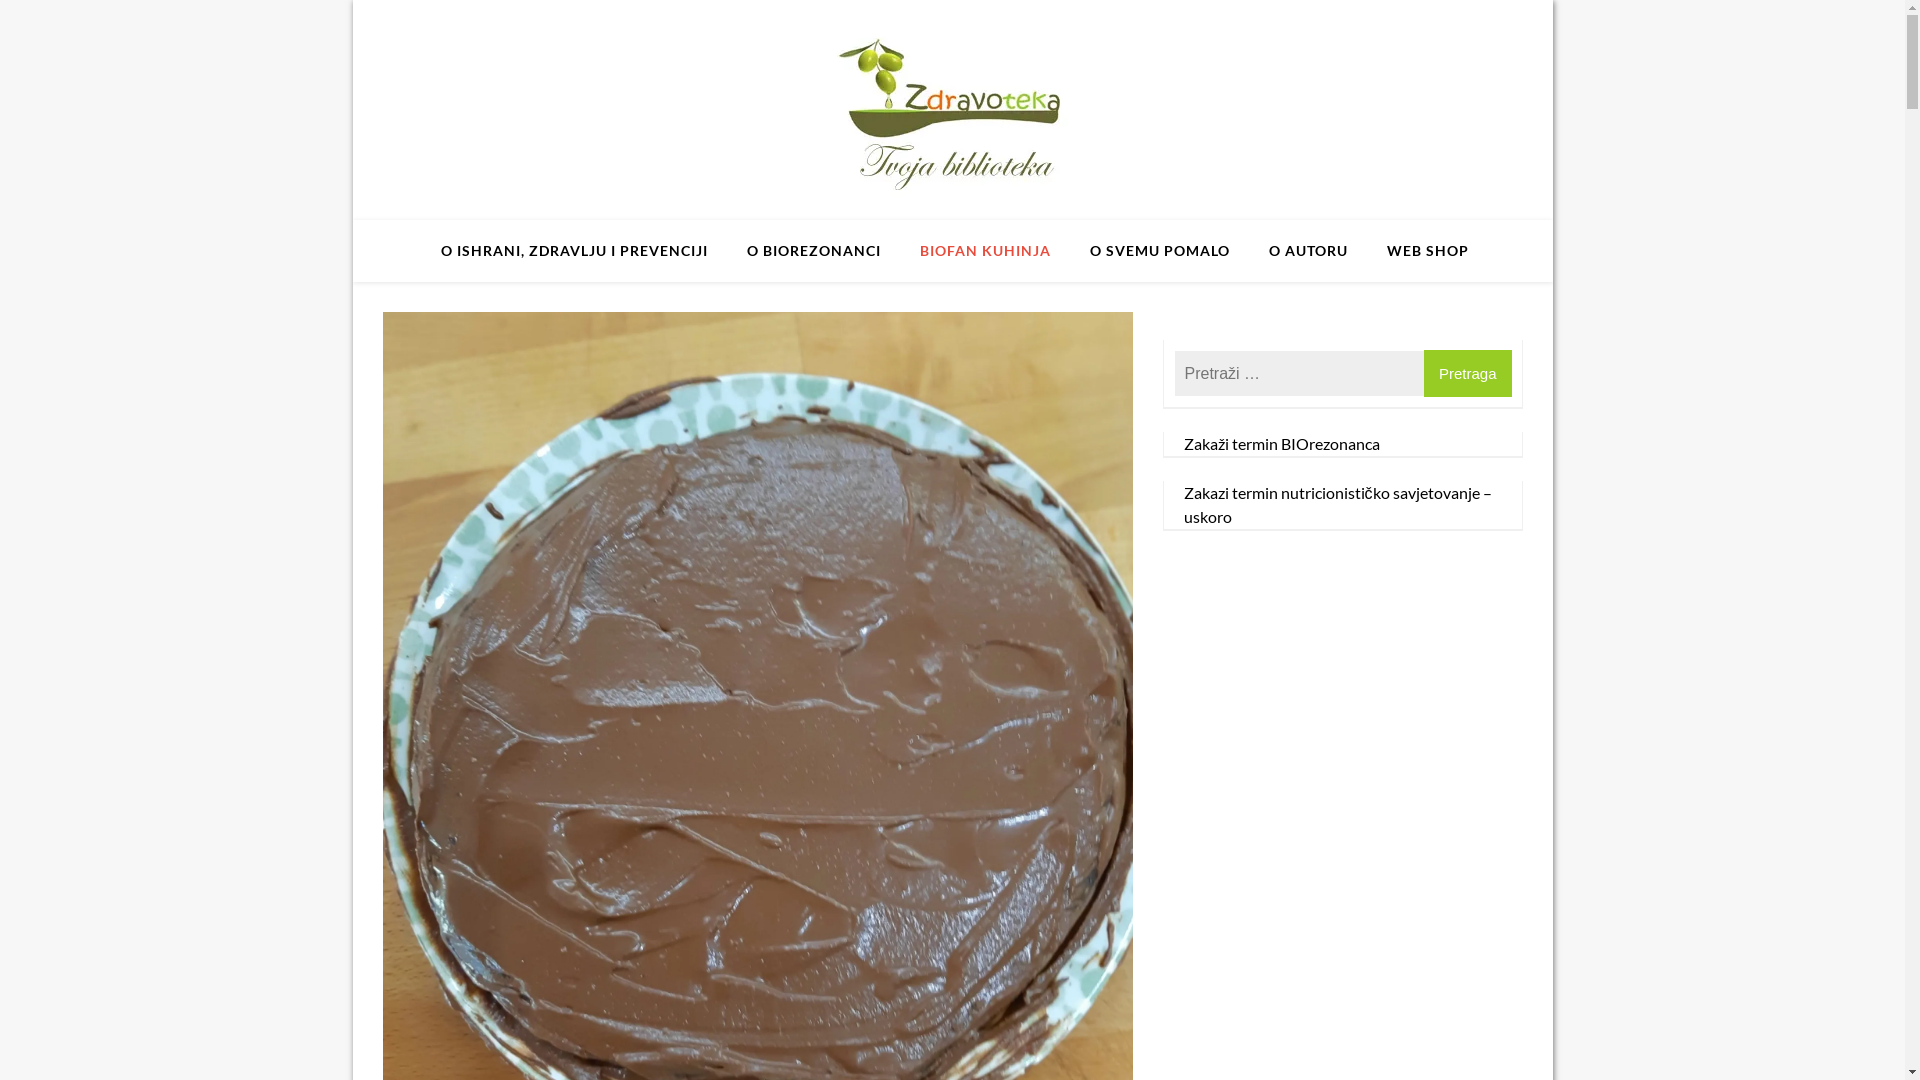 The width and height of the screenshot is (1920, 1080). Describe the element at coordinates (1426, 249) in the screenshot. I see `'WEB SHOP'` at that location.